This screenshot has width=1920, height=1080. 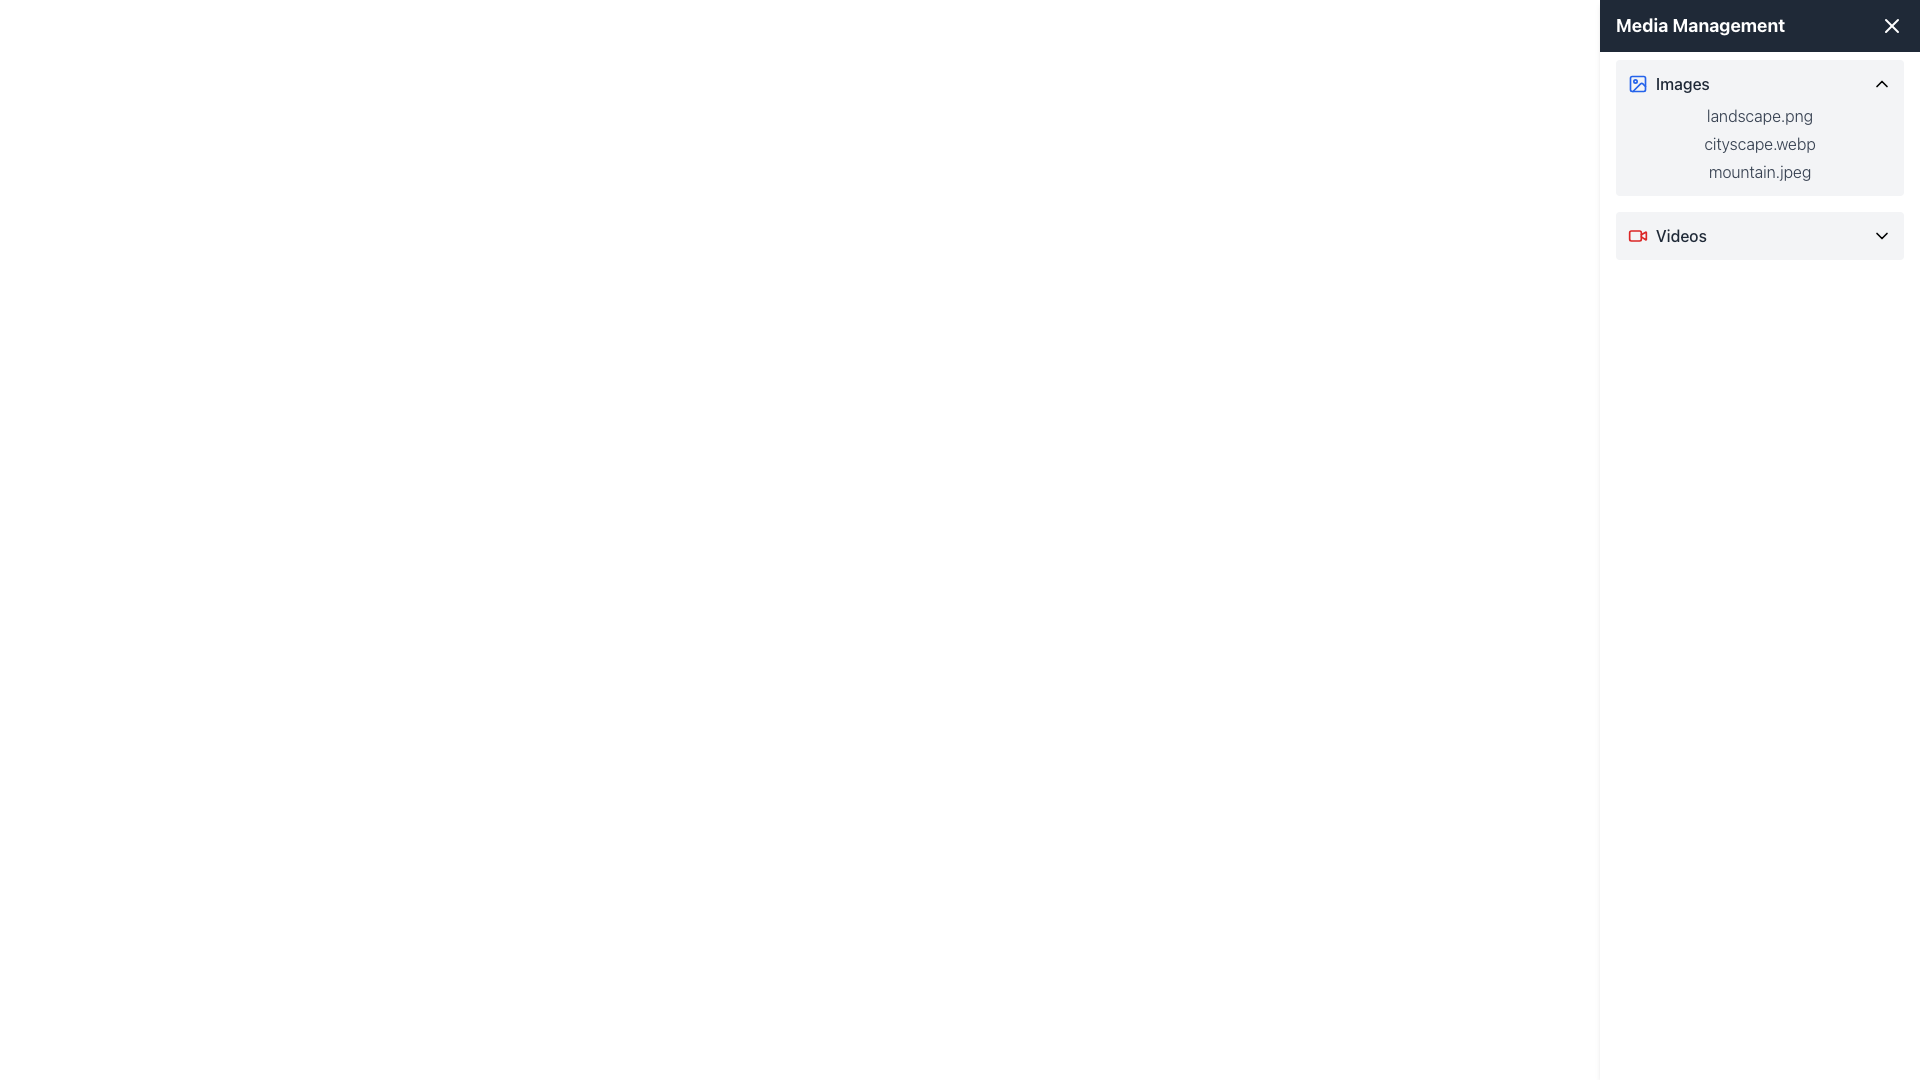 What do you see at coordinates (1637, 83) in the screenshot?
I see `the blue image icon located in the top-left corner of the 'Images' section header in the Media Management panel, which is the first element to the left of the 'Images' label` at bounding box center [1637, 83].